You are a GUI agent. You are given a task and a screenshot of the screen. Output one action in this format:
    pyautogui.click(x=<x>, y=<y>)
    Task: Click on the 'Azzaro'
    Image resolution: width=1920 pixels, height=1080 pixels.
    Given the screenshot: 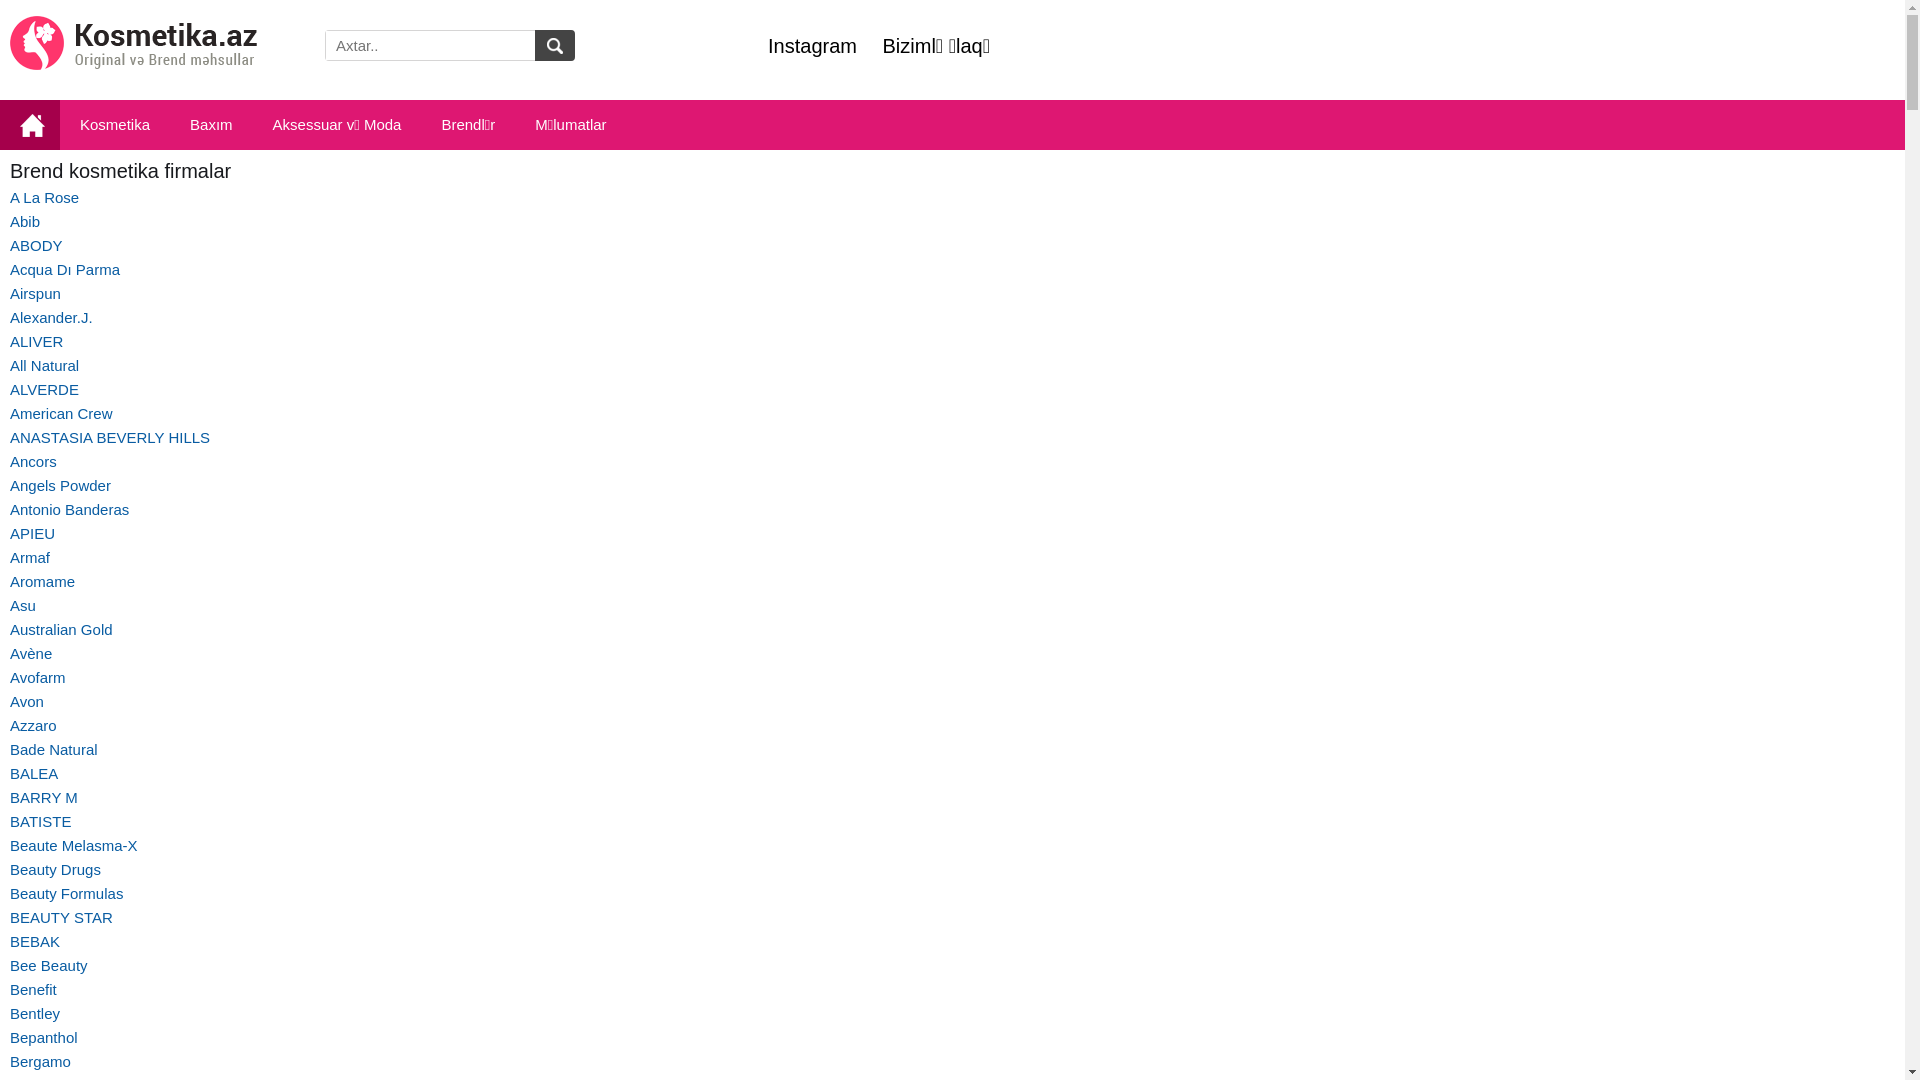 What is the action you would take?
    pyautogui.click(x=33, y=725)
    